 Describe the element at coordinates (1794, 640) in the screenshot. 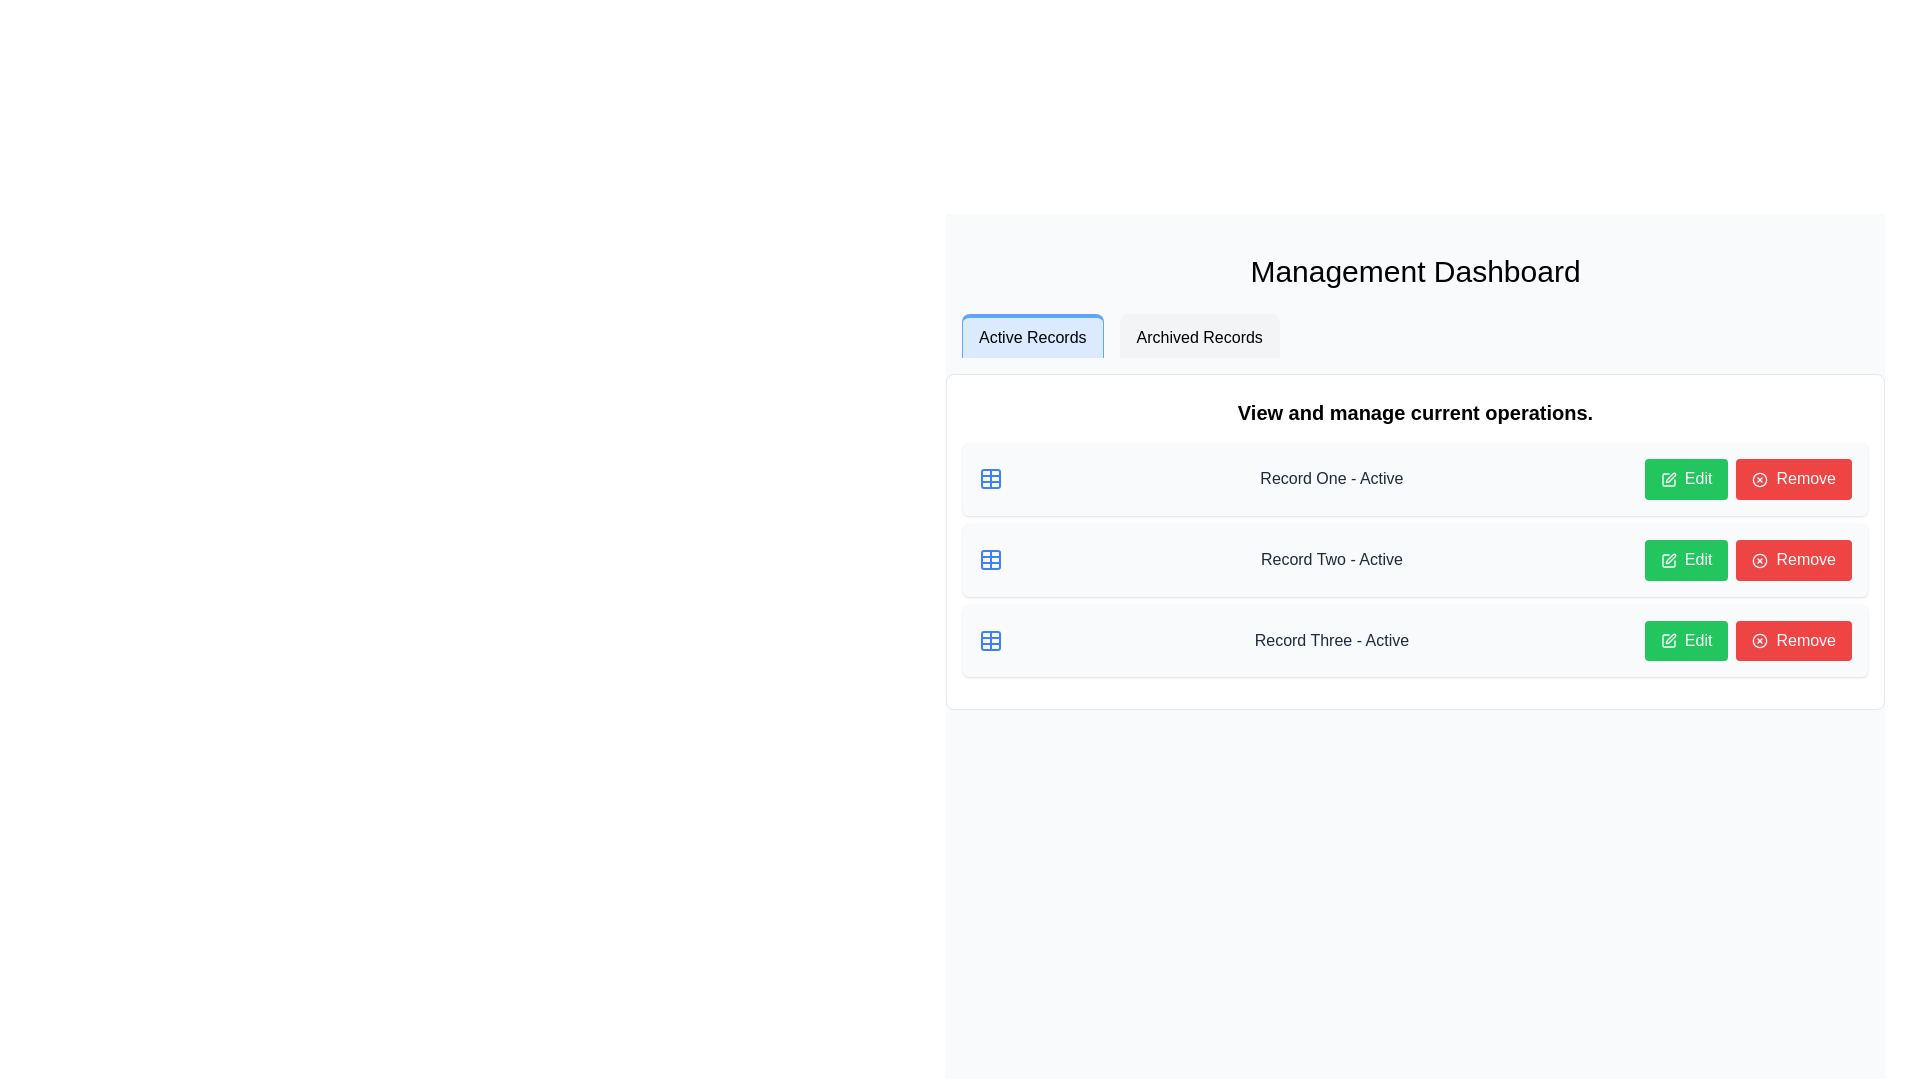

I see `the button that initiates the removal of 'Record Three - Active'` at that location.